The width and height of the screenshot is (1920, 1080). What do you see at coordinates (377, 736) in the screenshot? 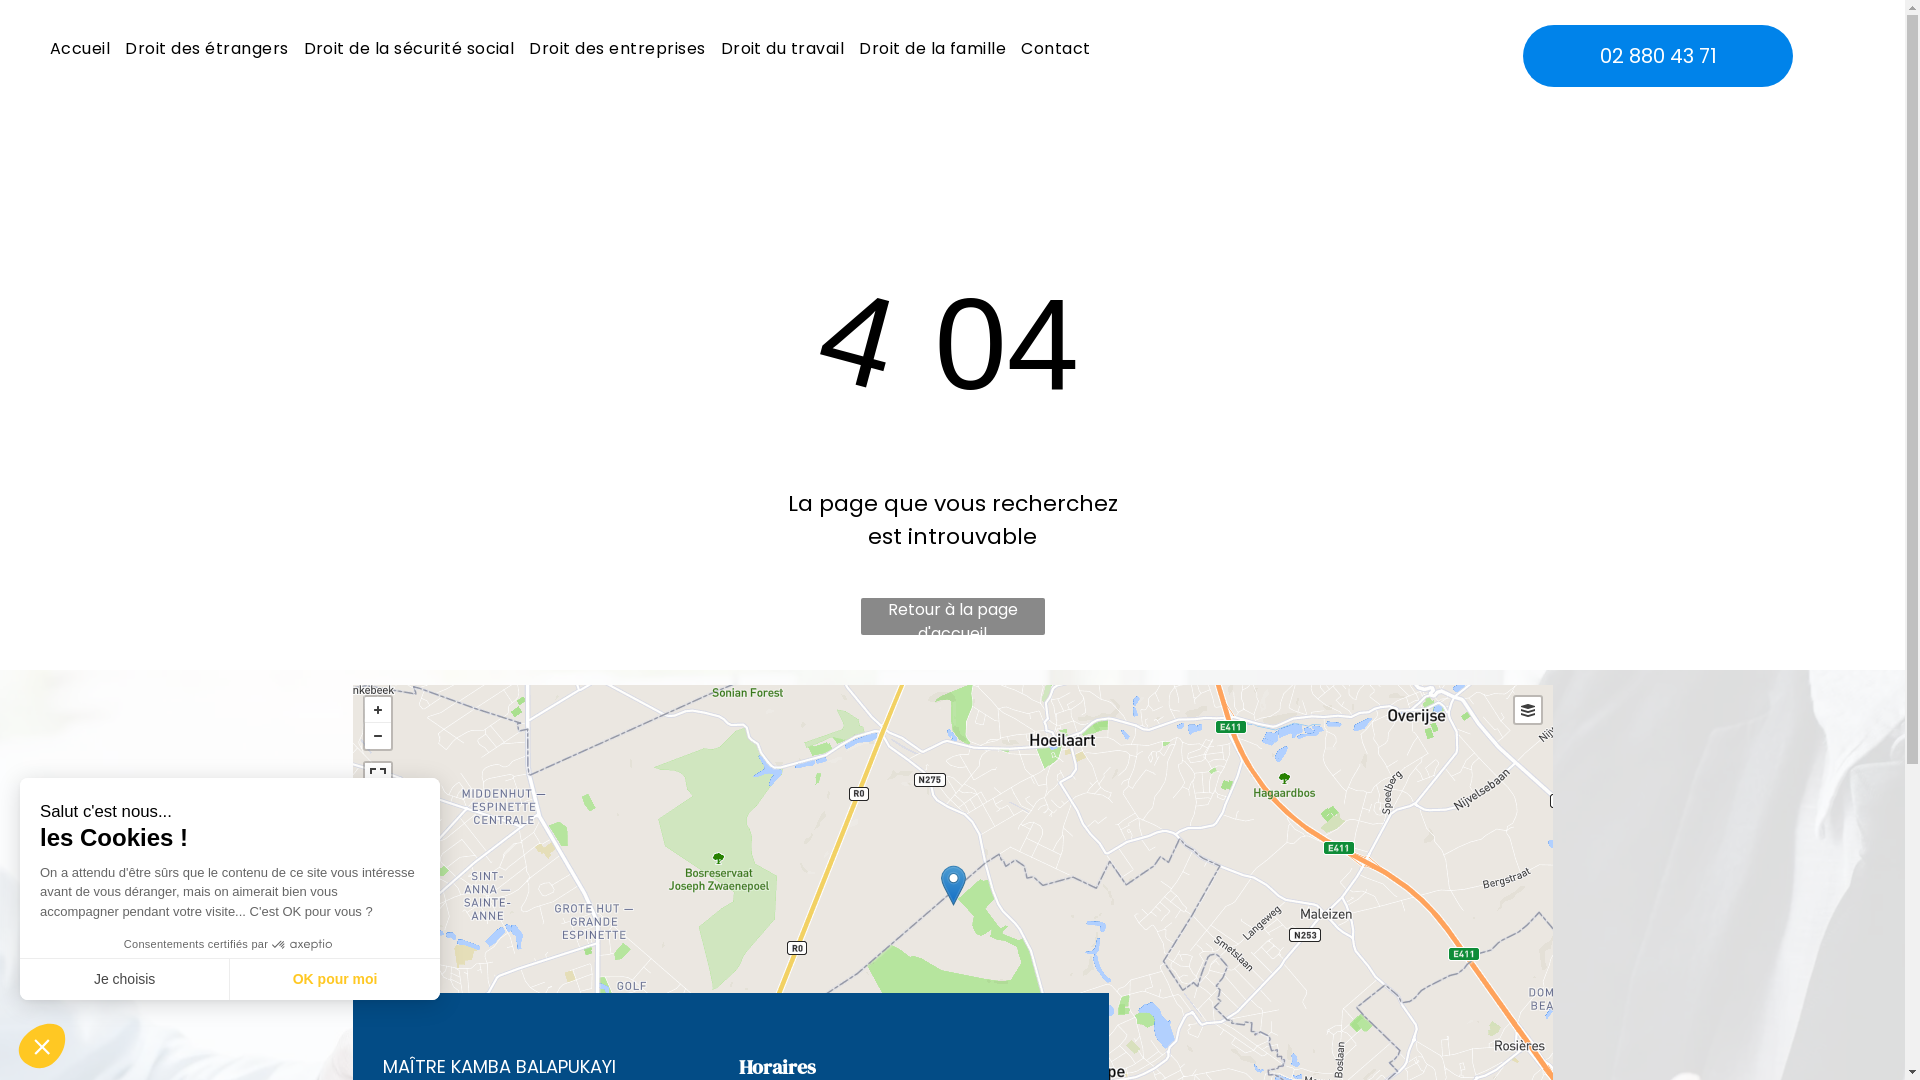
I see `'-'` at bounding box center [377, 736].